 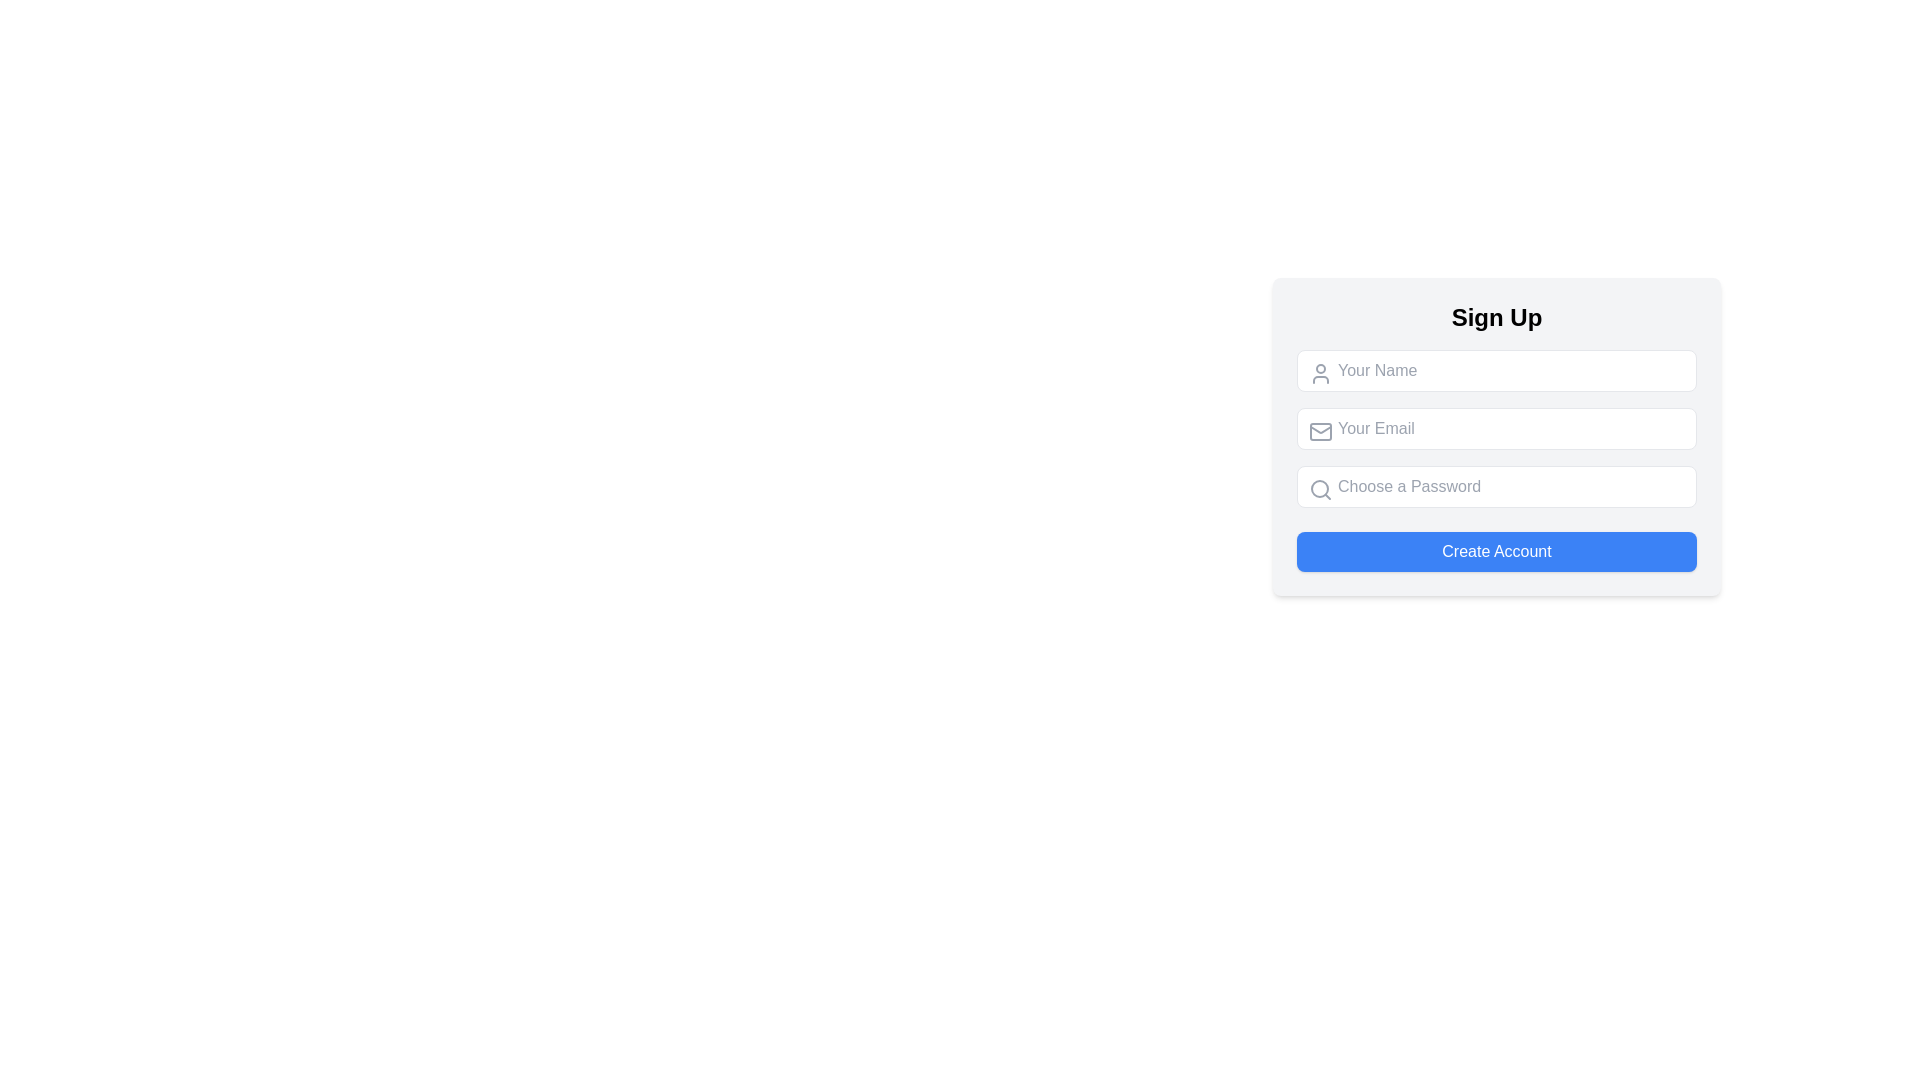 I want to click on the search or visibility icon located on the far left side of the password input field, so click(x=1320, y=489).